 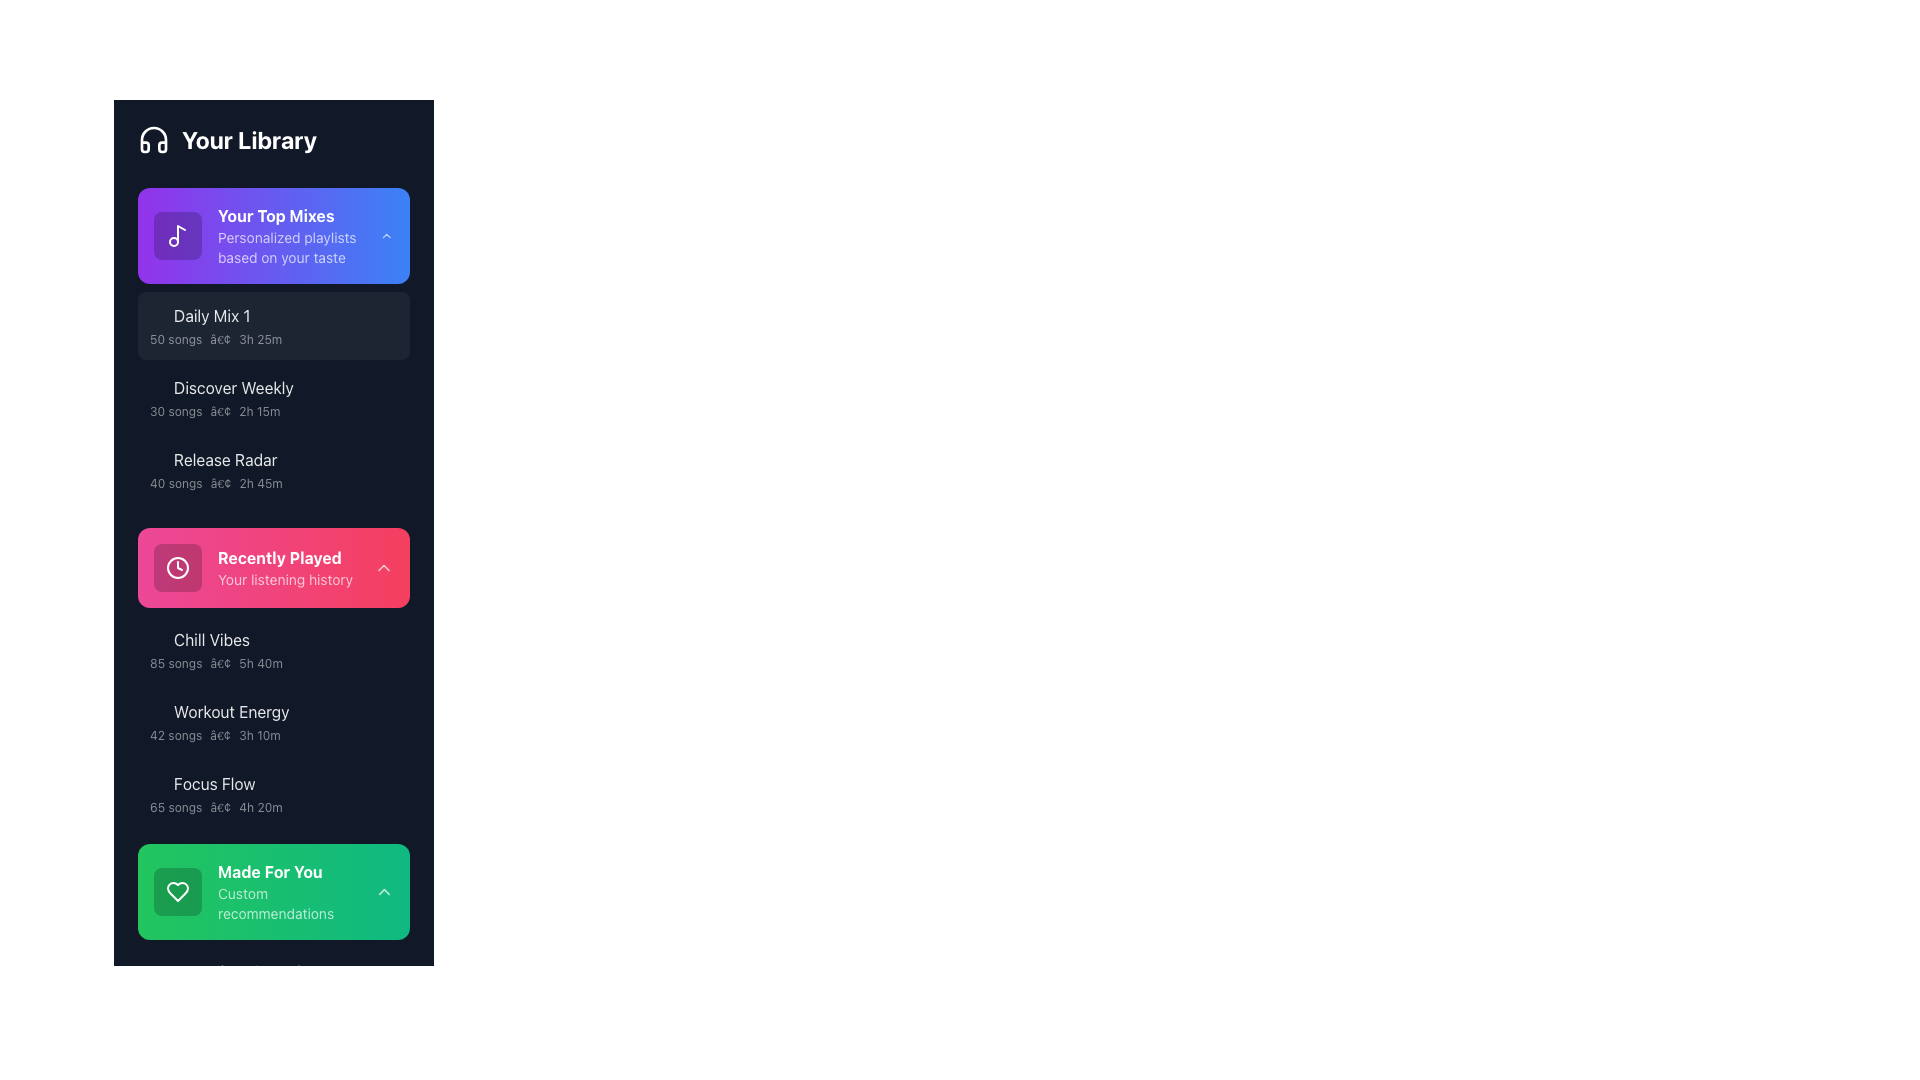 What do you see at coordinates (258, 411) in the screenshot?
I see `the text label displaying '2h 15m', which indicates a time duration in a small-sized, white-colored font, located under the 'Discover Weekly' playlist header` at bounding box center [258, 411].